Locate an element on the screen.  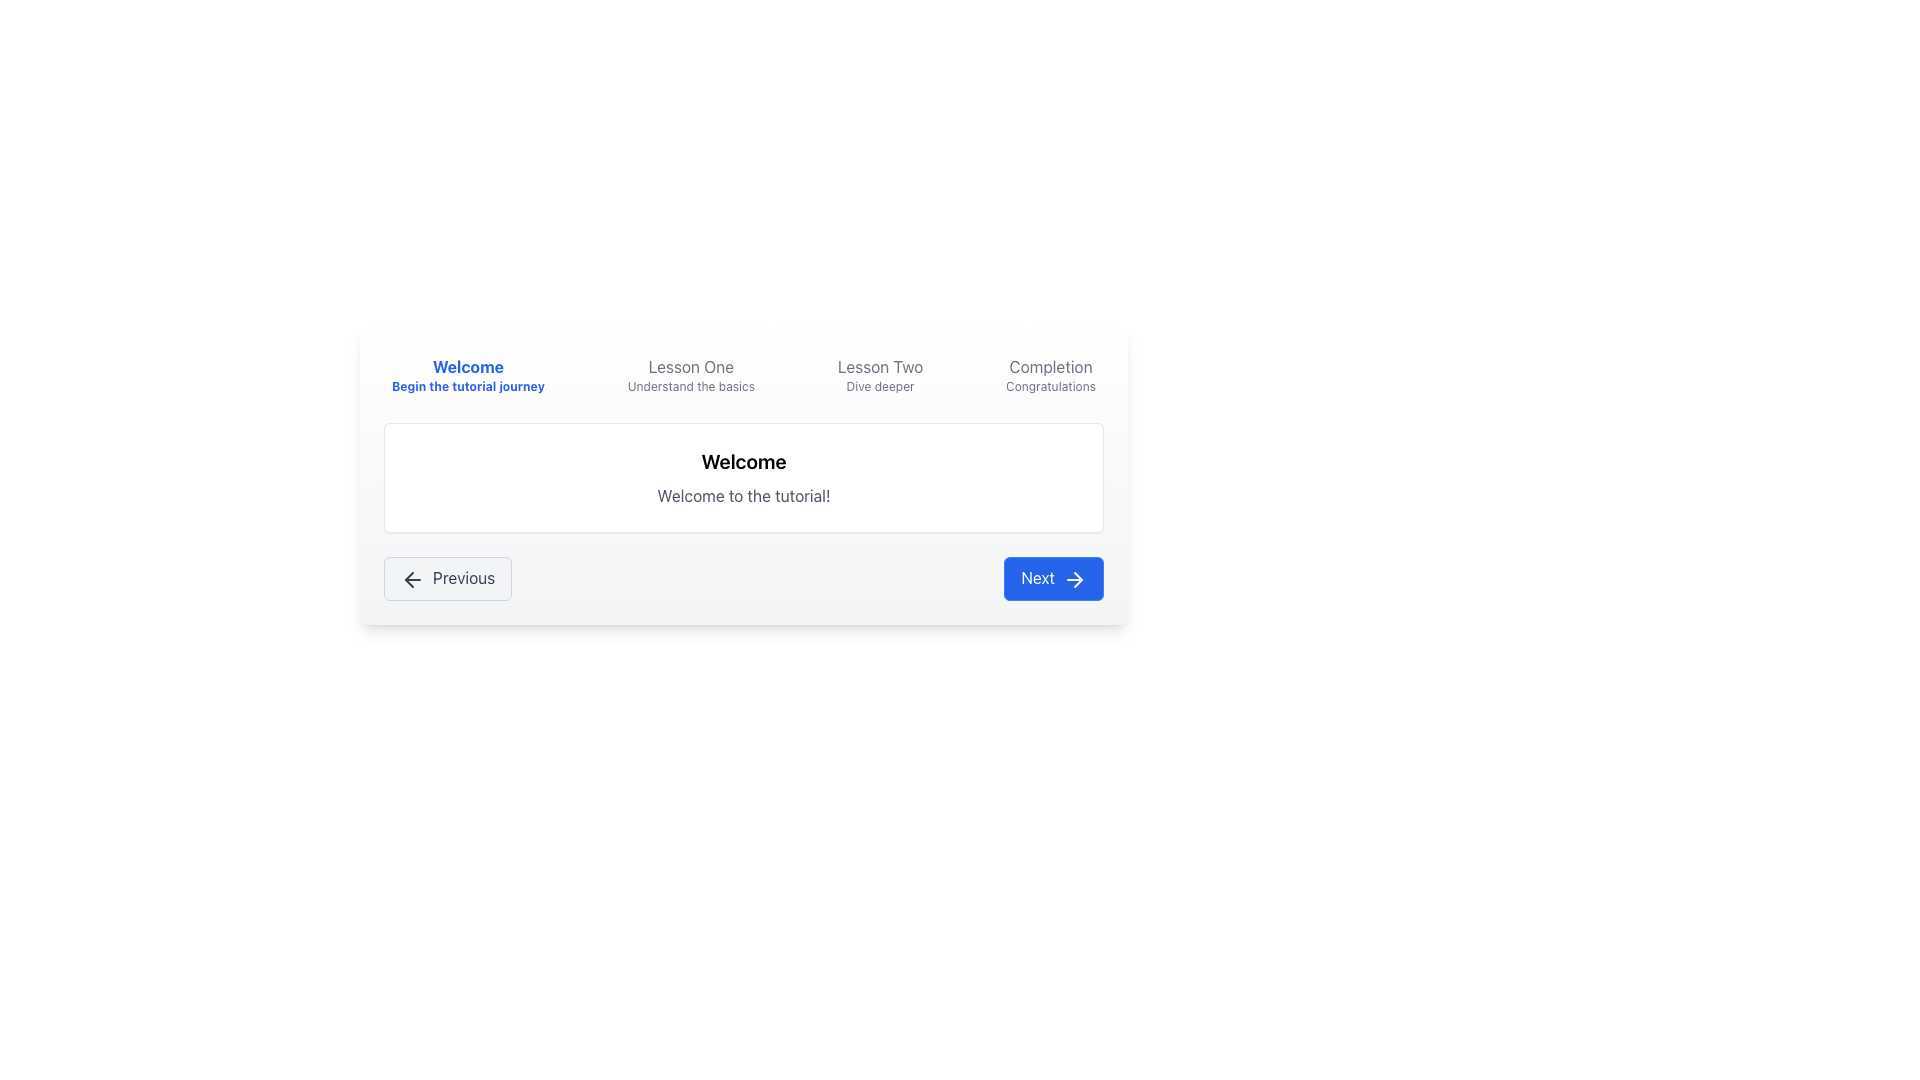
the button located on the left side of the footer navigation bar, which navigates to the previous item or step in a sequence is located at coordinates (447, 578).